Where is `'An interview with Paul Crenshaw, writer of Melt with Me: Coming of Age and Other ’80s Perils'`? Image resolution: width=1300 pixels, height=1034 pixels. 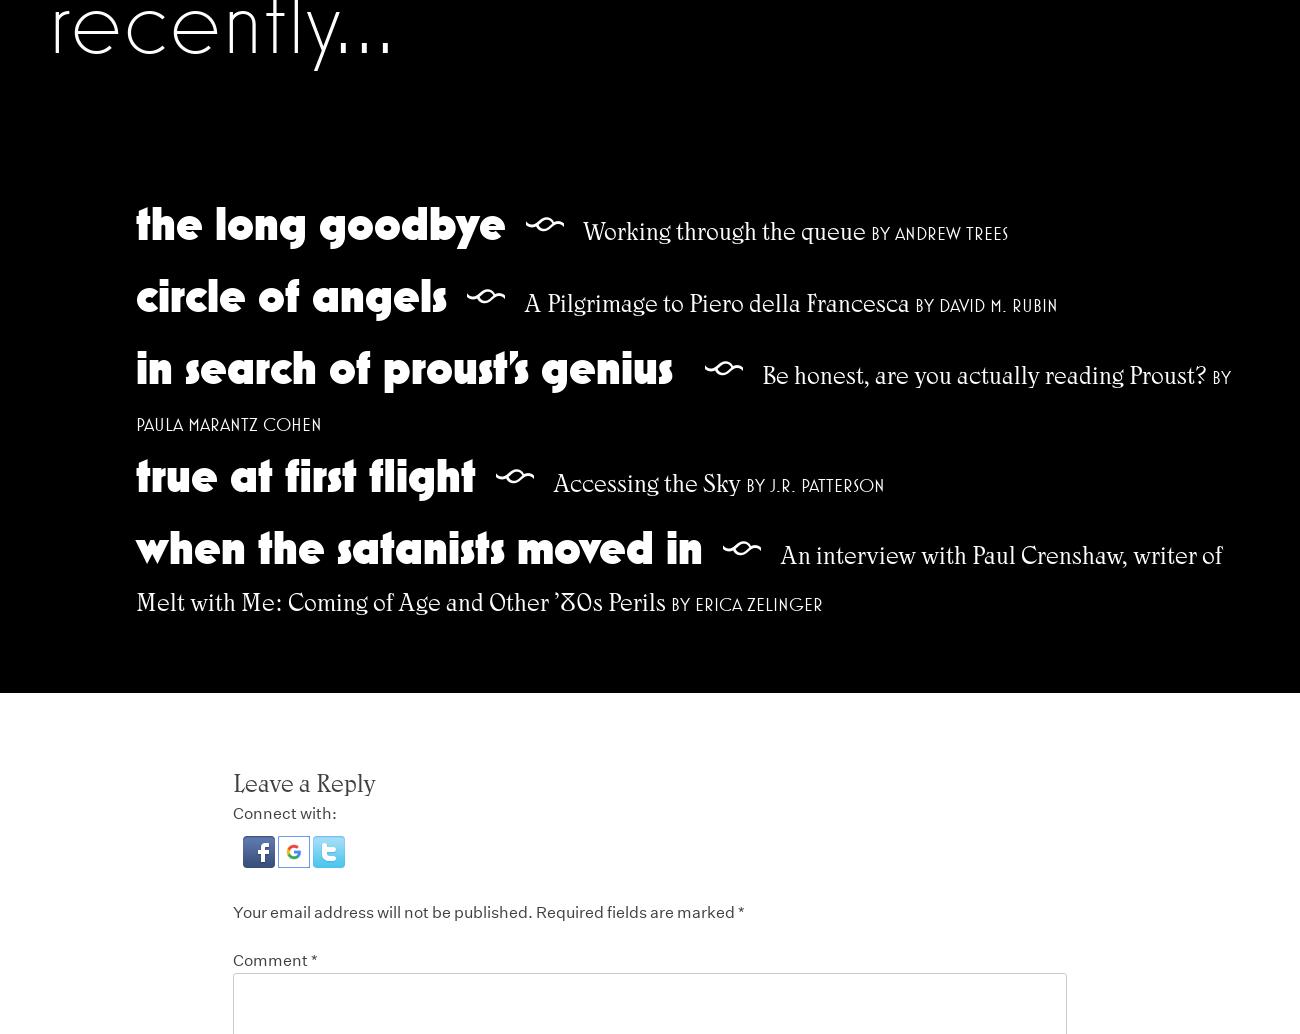 'An interview with Paul Crenshaw, writer of Melt with Me: Coming of Age and Other ’80s Perils' is located at coordinates (677, 578).